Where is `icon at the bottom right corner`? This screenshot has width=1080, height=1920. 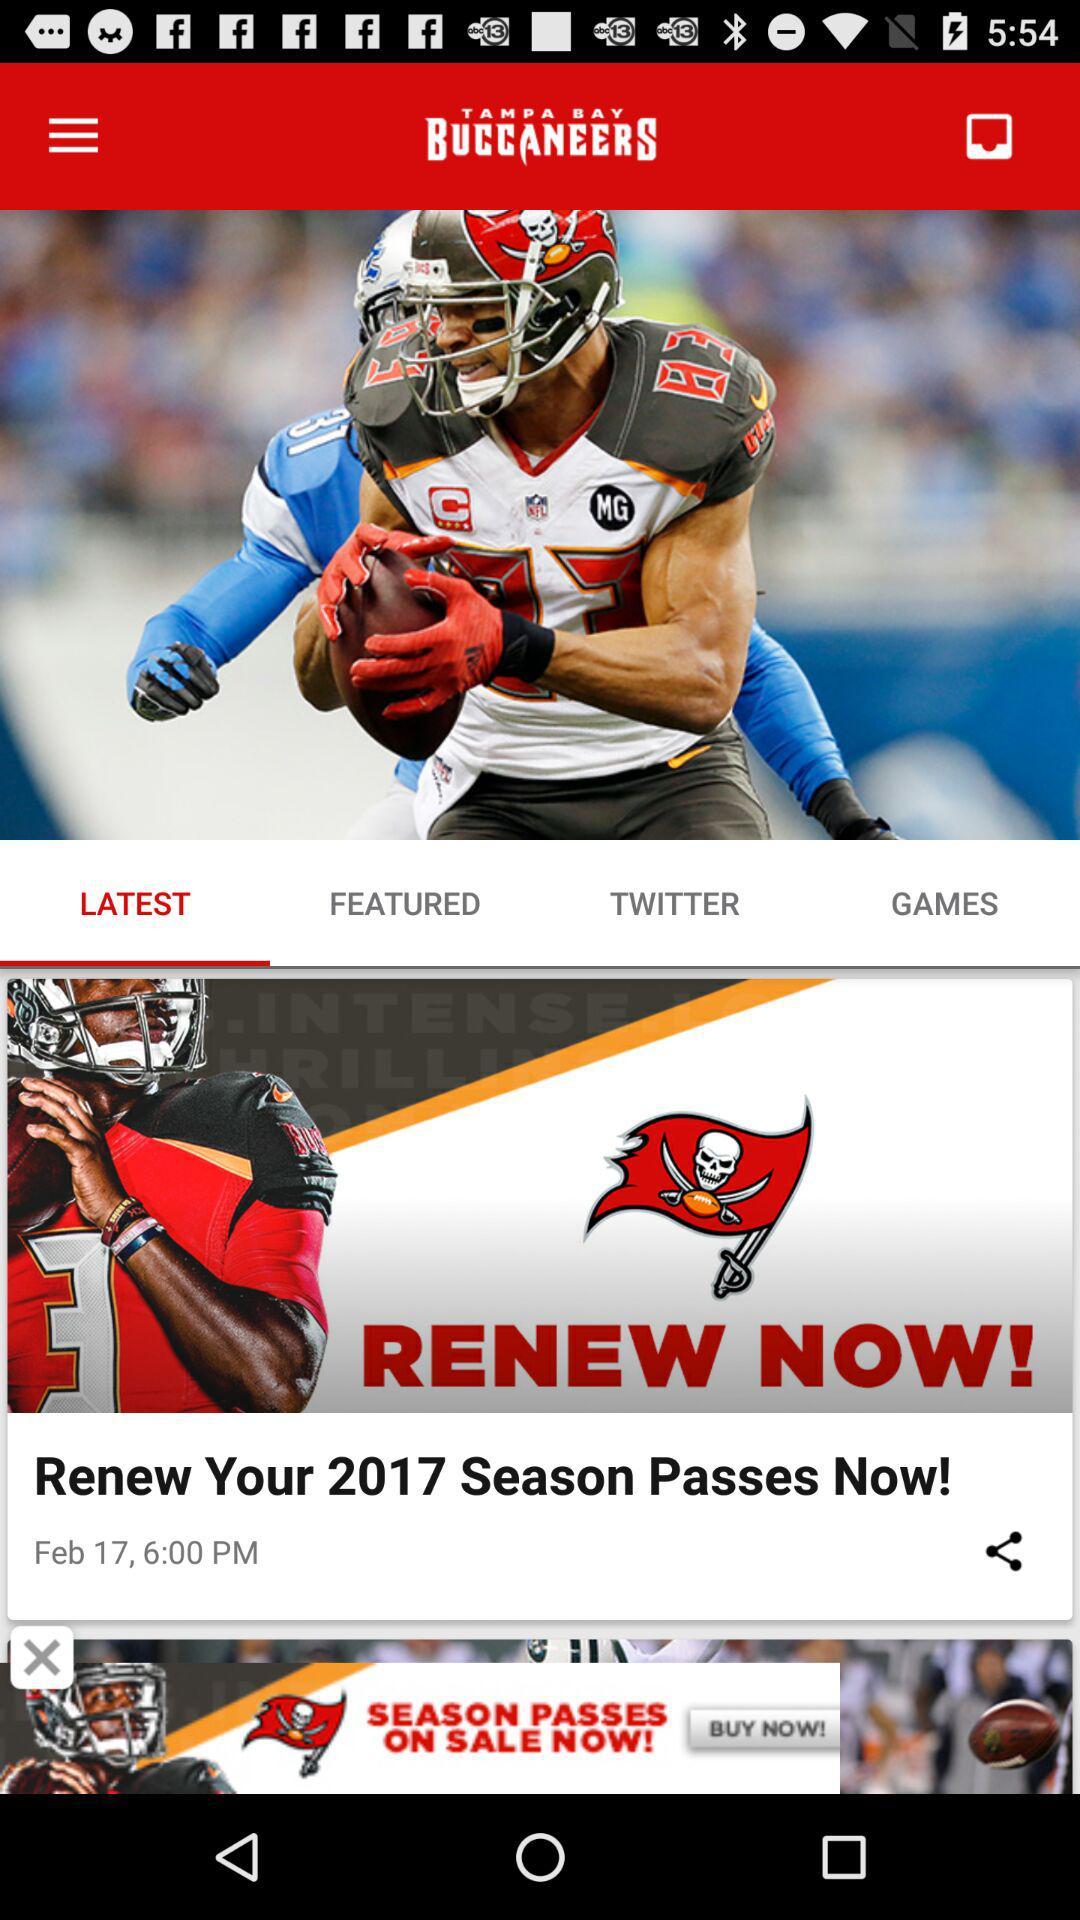 icon at the bottom right corner is located at coordinates (1003, 1550).